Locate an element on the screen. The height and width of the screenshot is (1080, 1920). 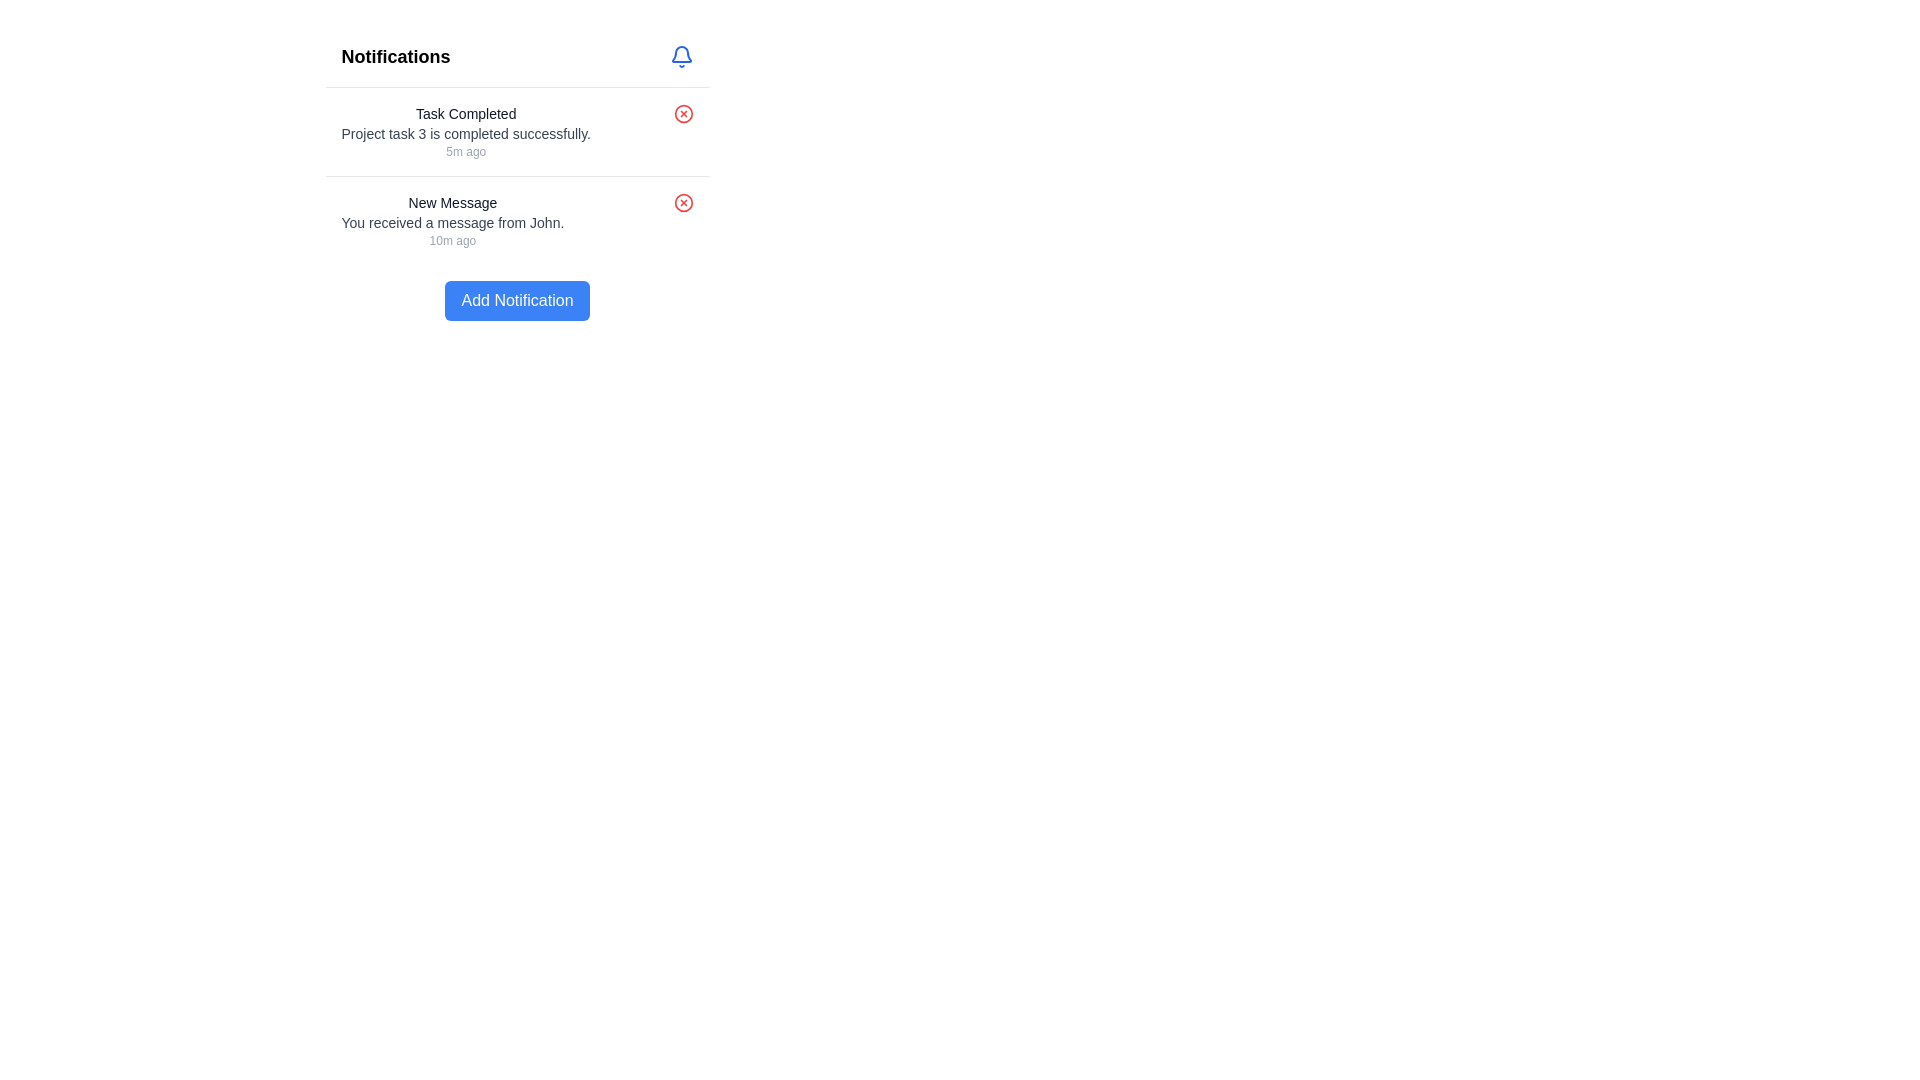
Text Label that describes a message notification from John, located below the 'New Message' header and above the '10m ago' timestamp is located at coordinates (451, 223).